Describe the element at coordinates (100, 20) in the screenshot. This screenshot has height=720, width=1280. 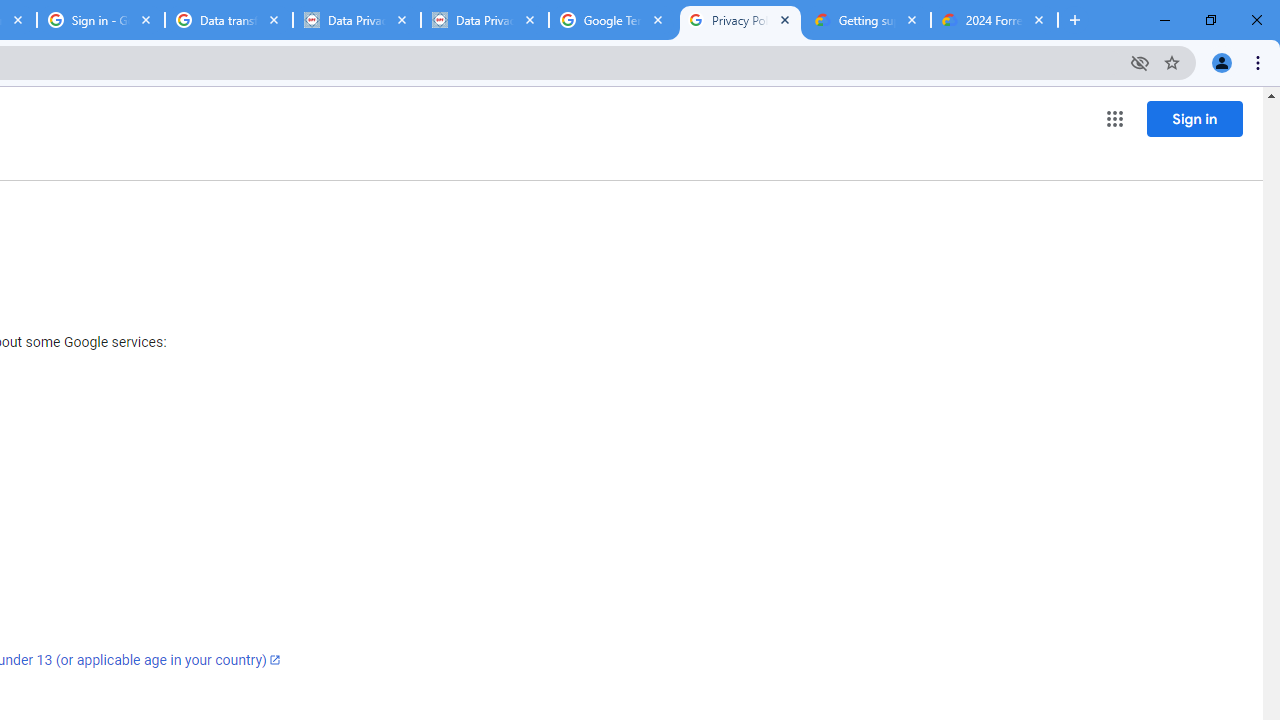
I see `'Sign in - Google Accounts'` at that location.